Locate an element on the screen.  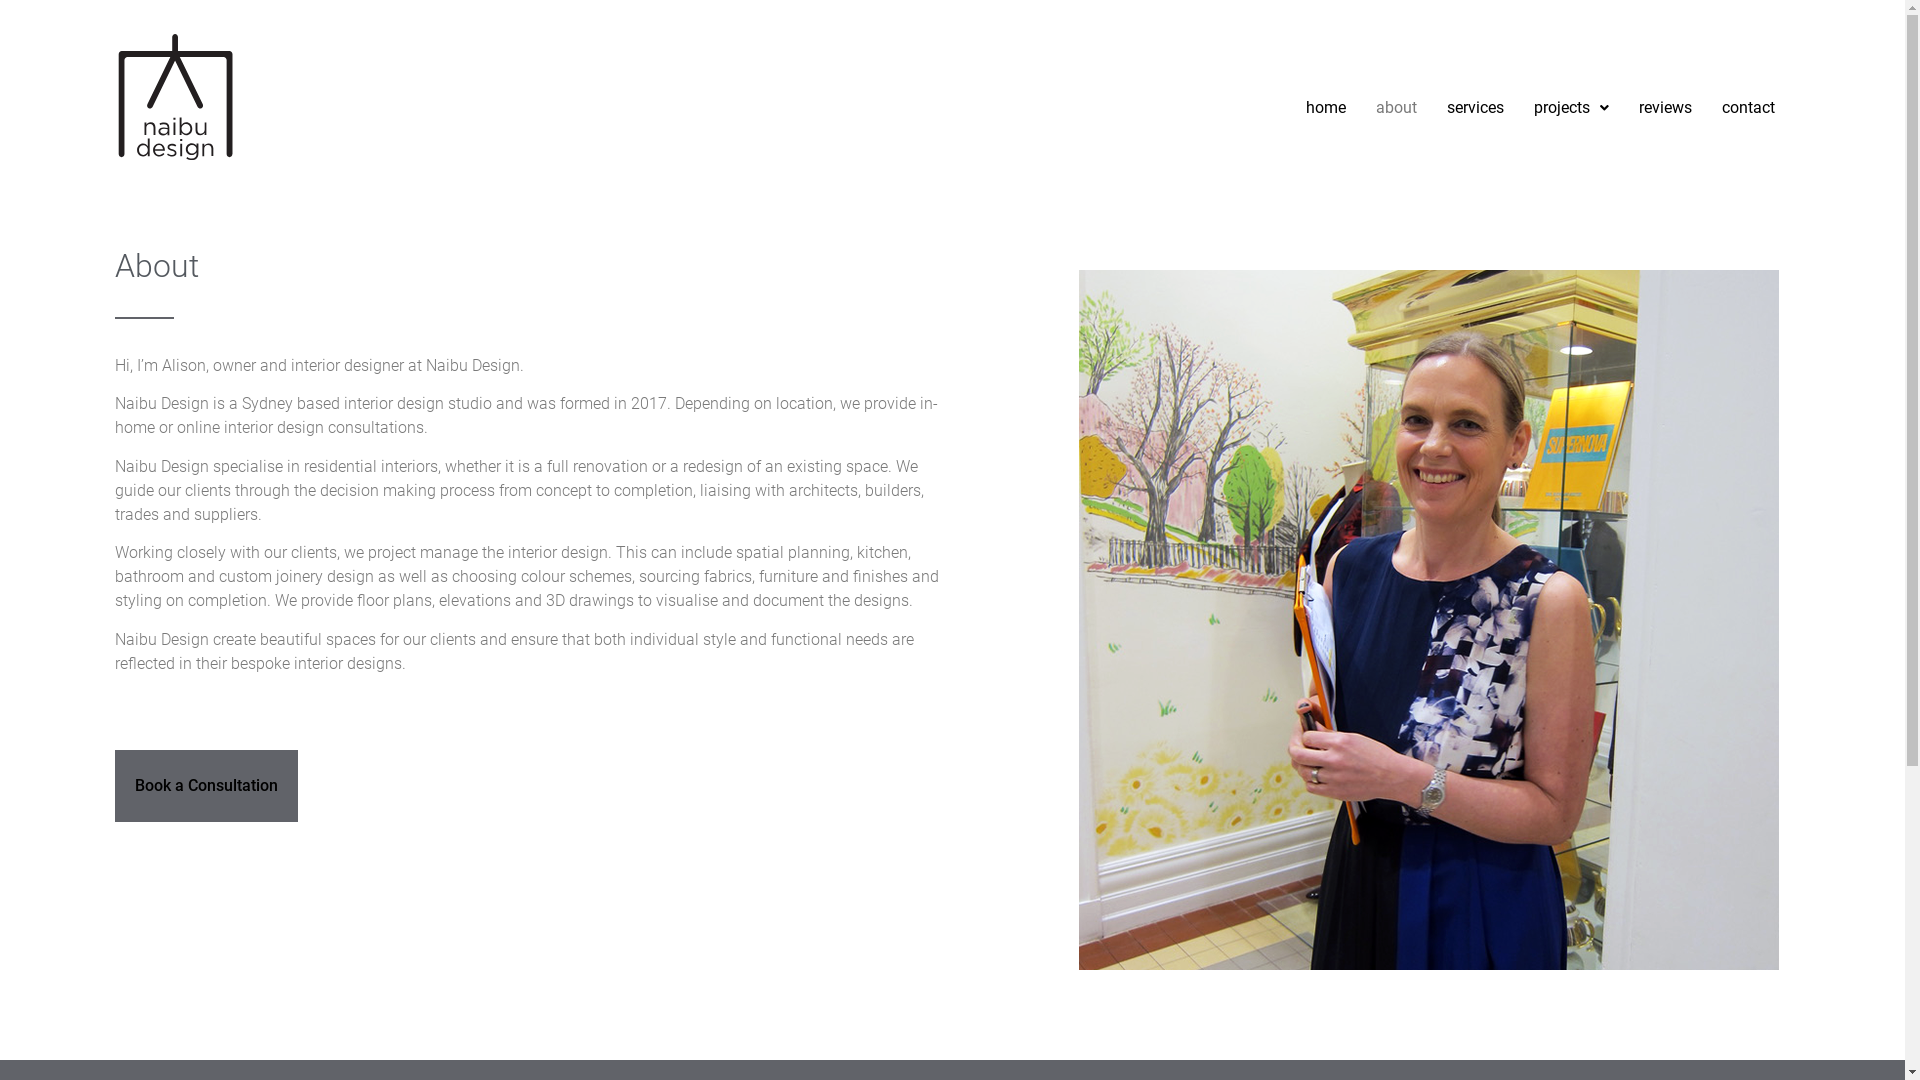
'about' is located at coordinates (1395, 108).